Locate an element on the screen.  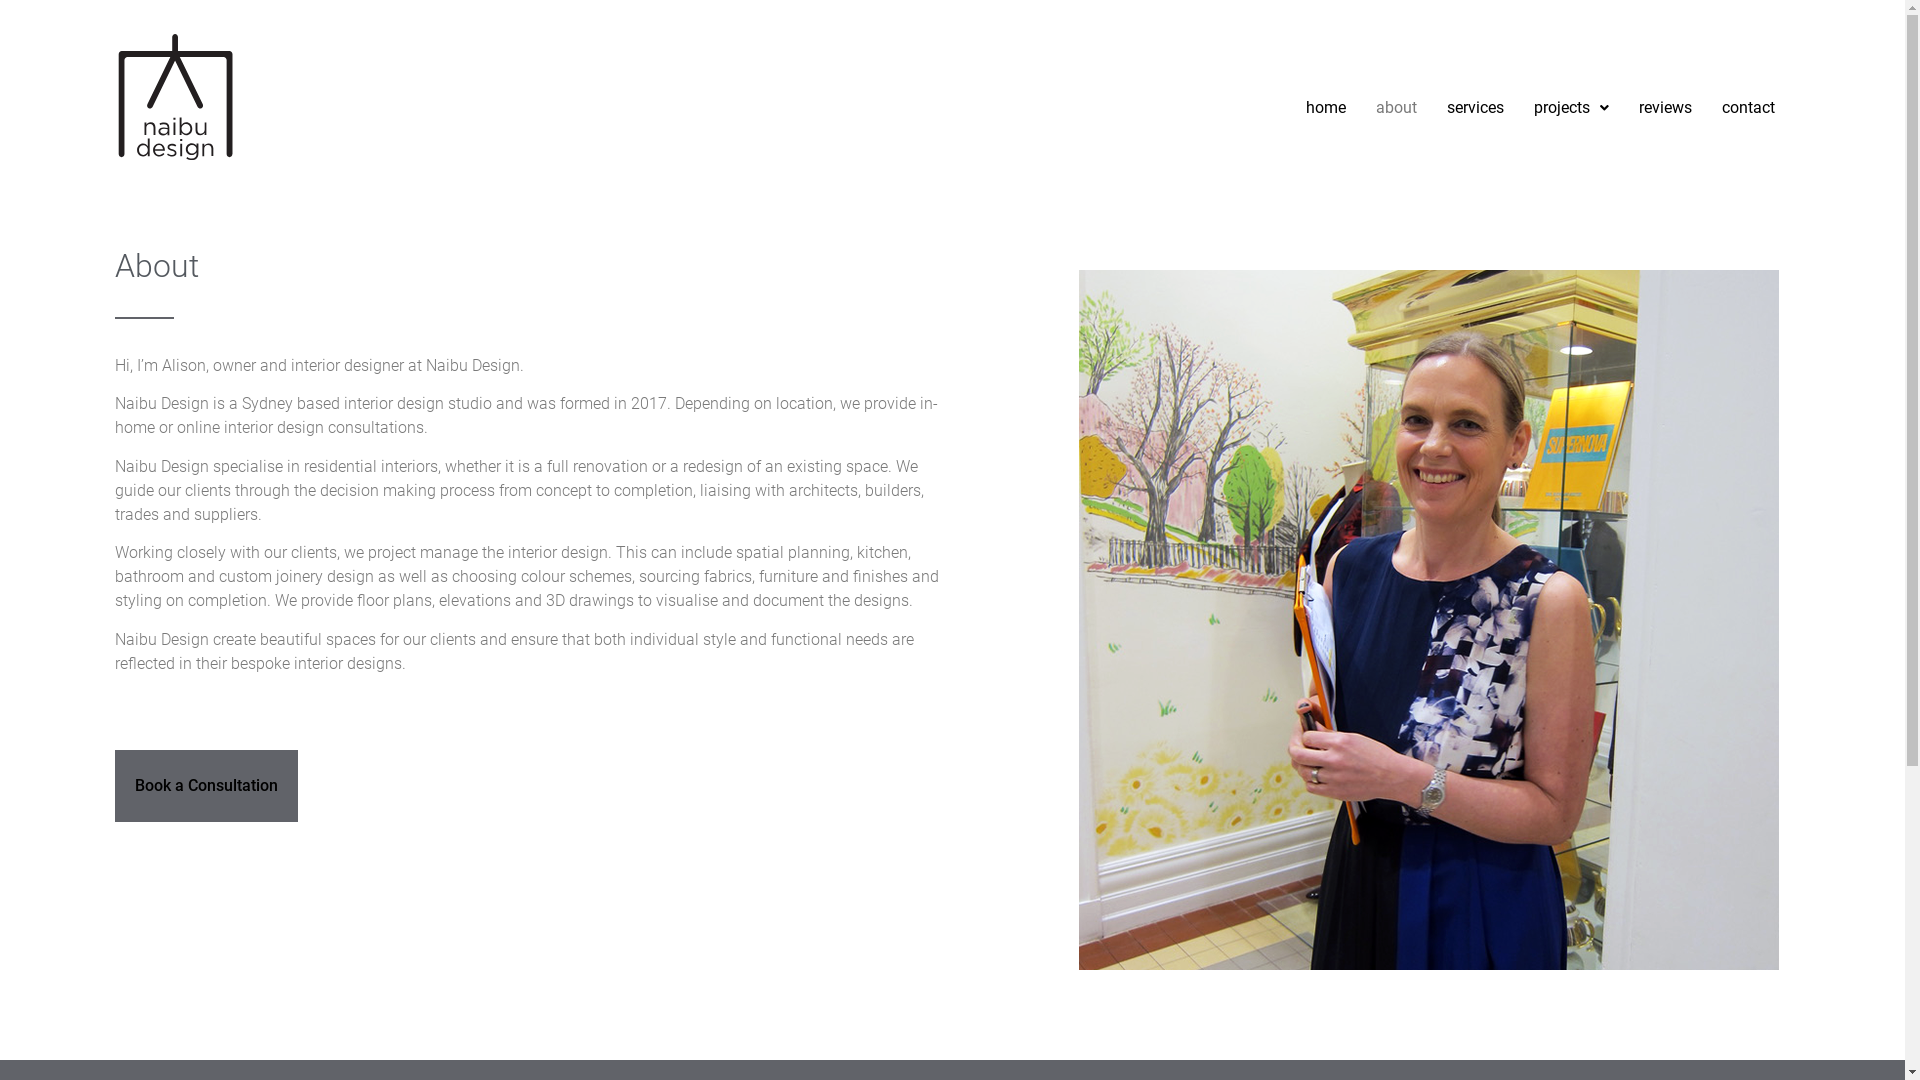
'about' is located at coordinates (1395, 108).